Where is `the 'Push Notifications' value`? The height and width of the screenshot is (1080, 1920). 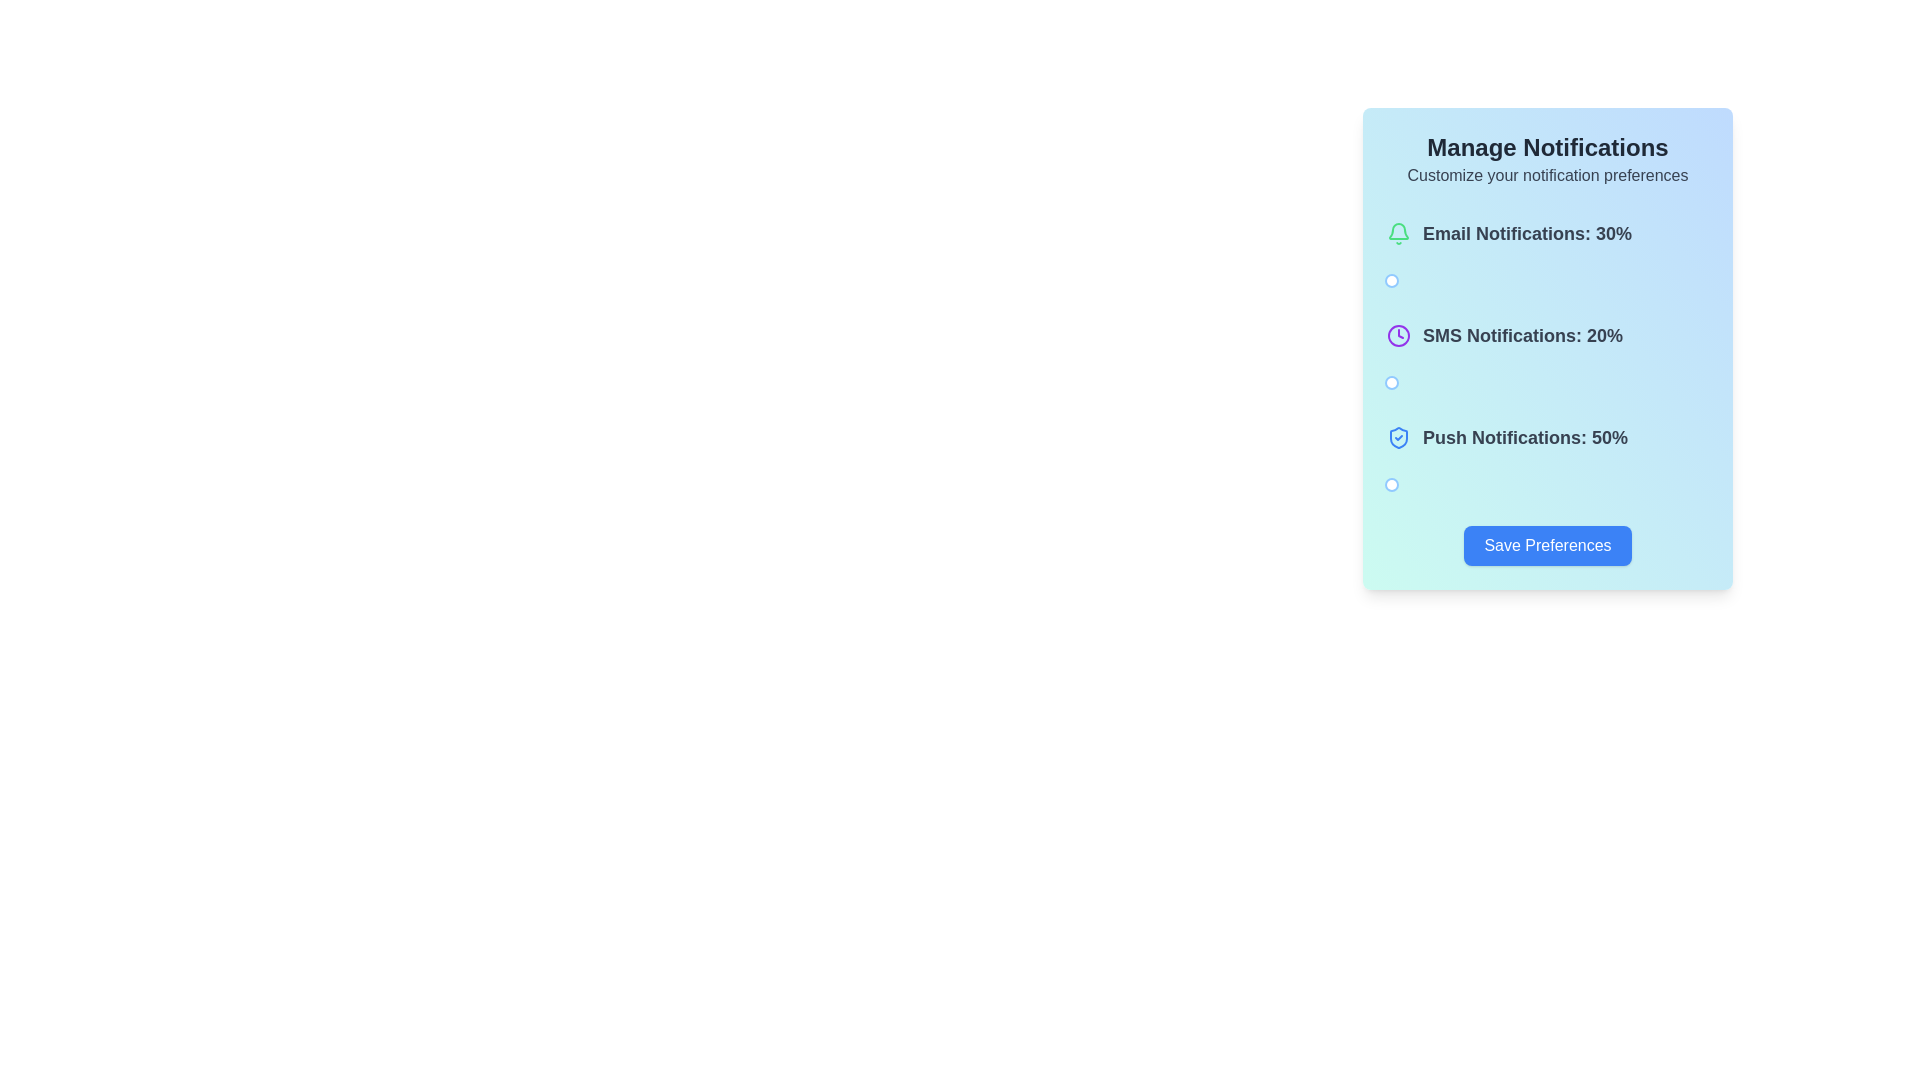
the 'Push Notifications' value is located at coordinates (1368, 485).